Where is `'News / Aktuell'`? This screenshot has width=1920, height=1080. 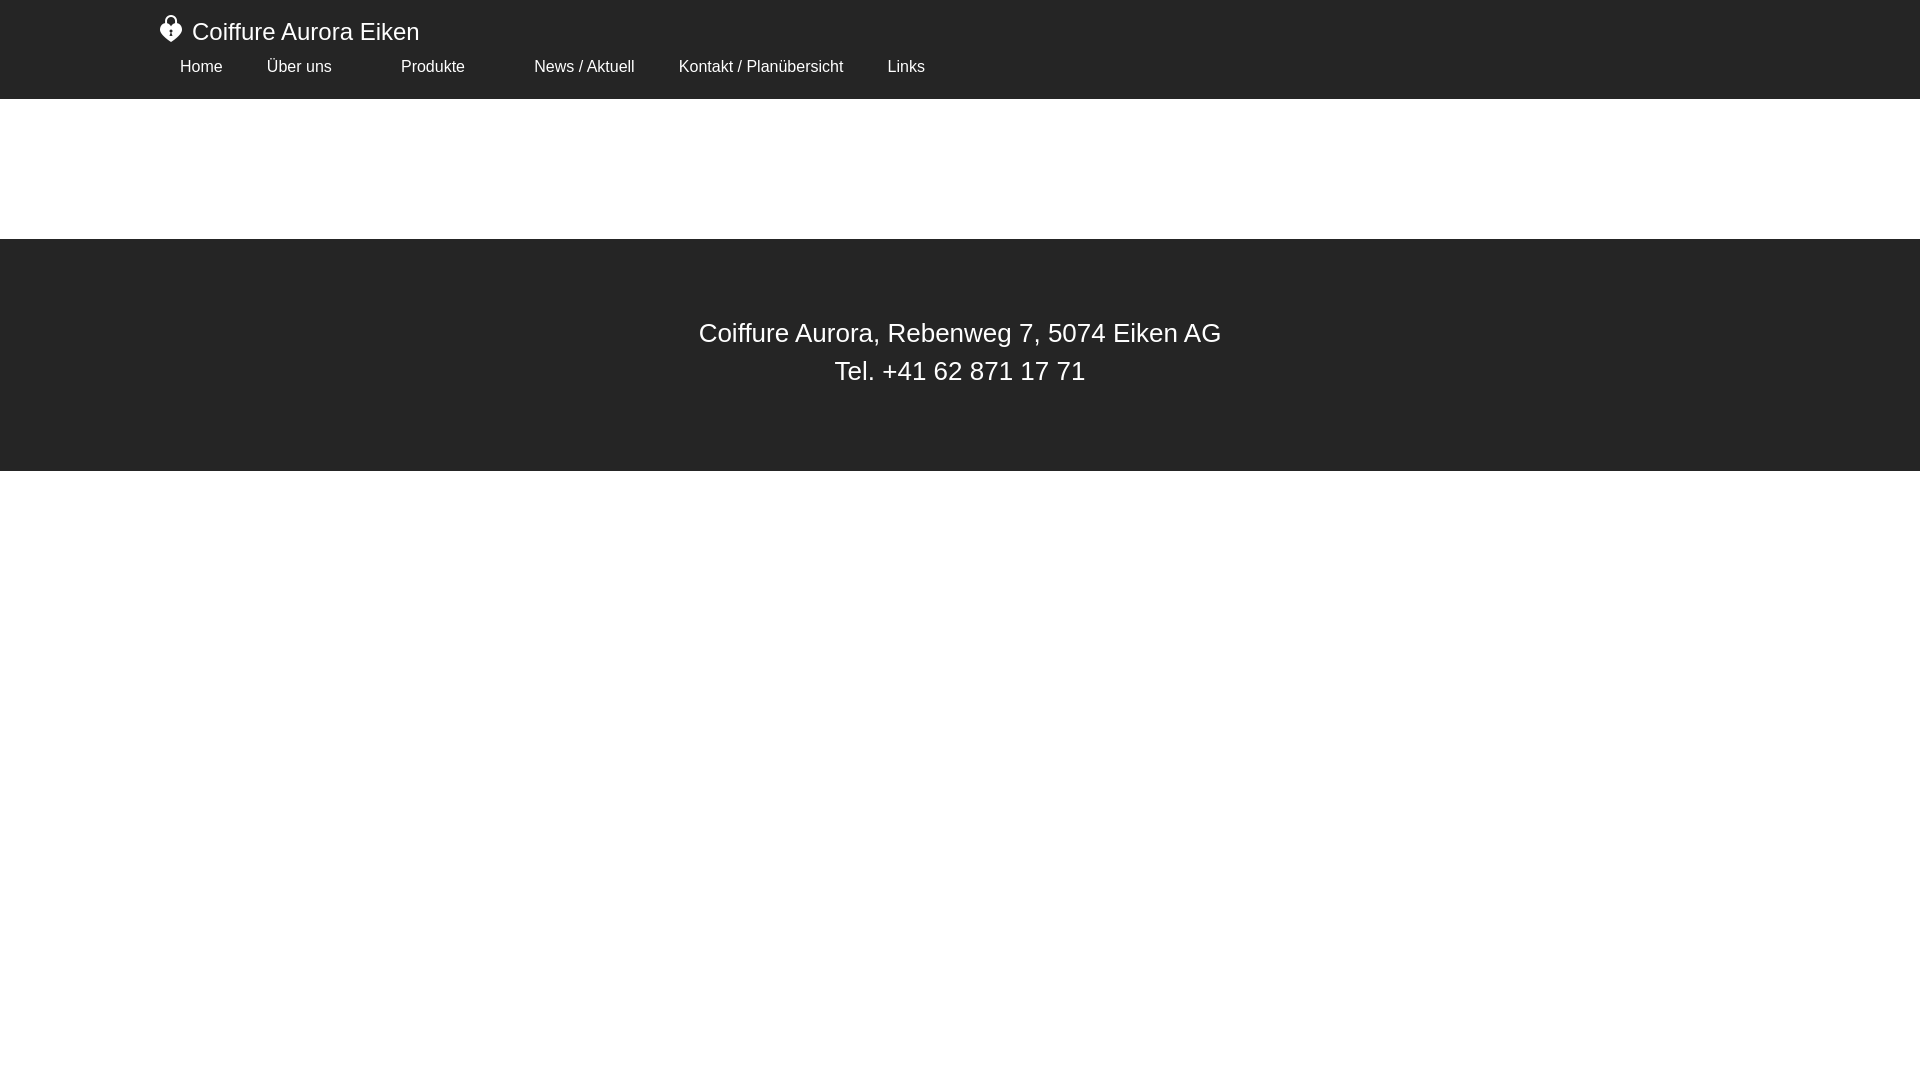
'News / Aktuell' is located at coordinates (513, 65).